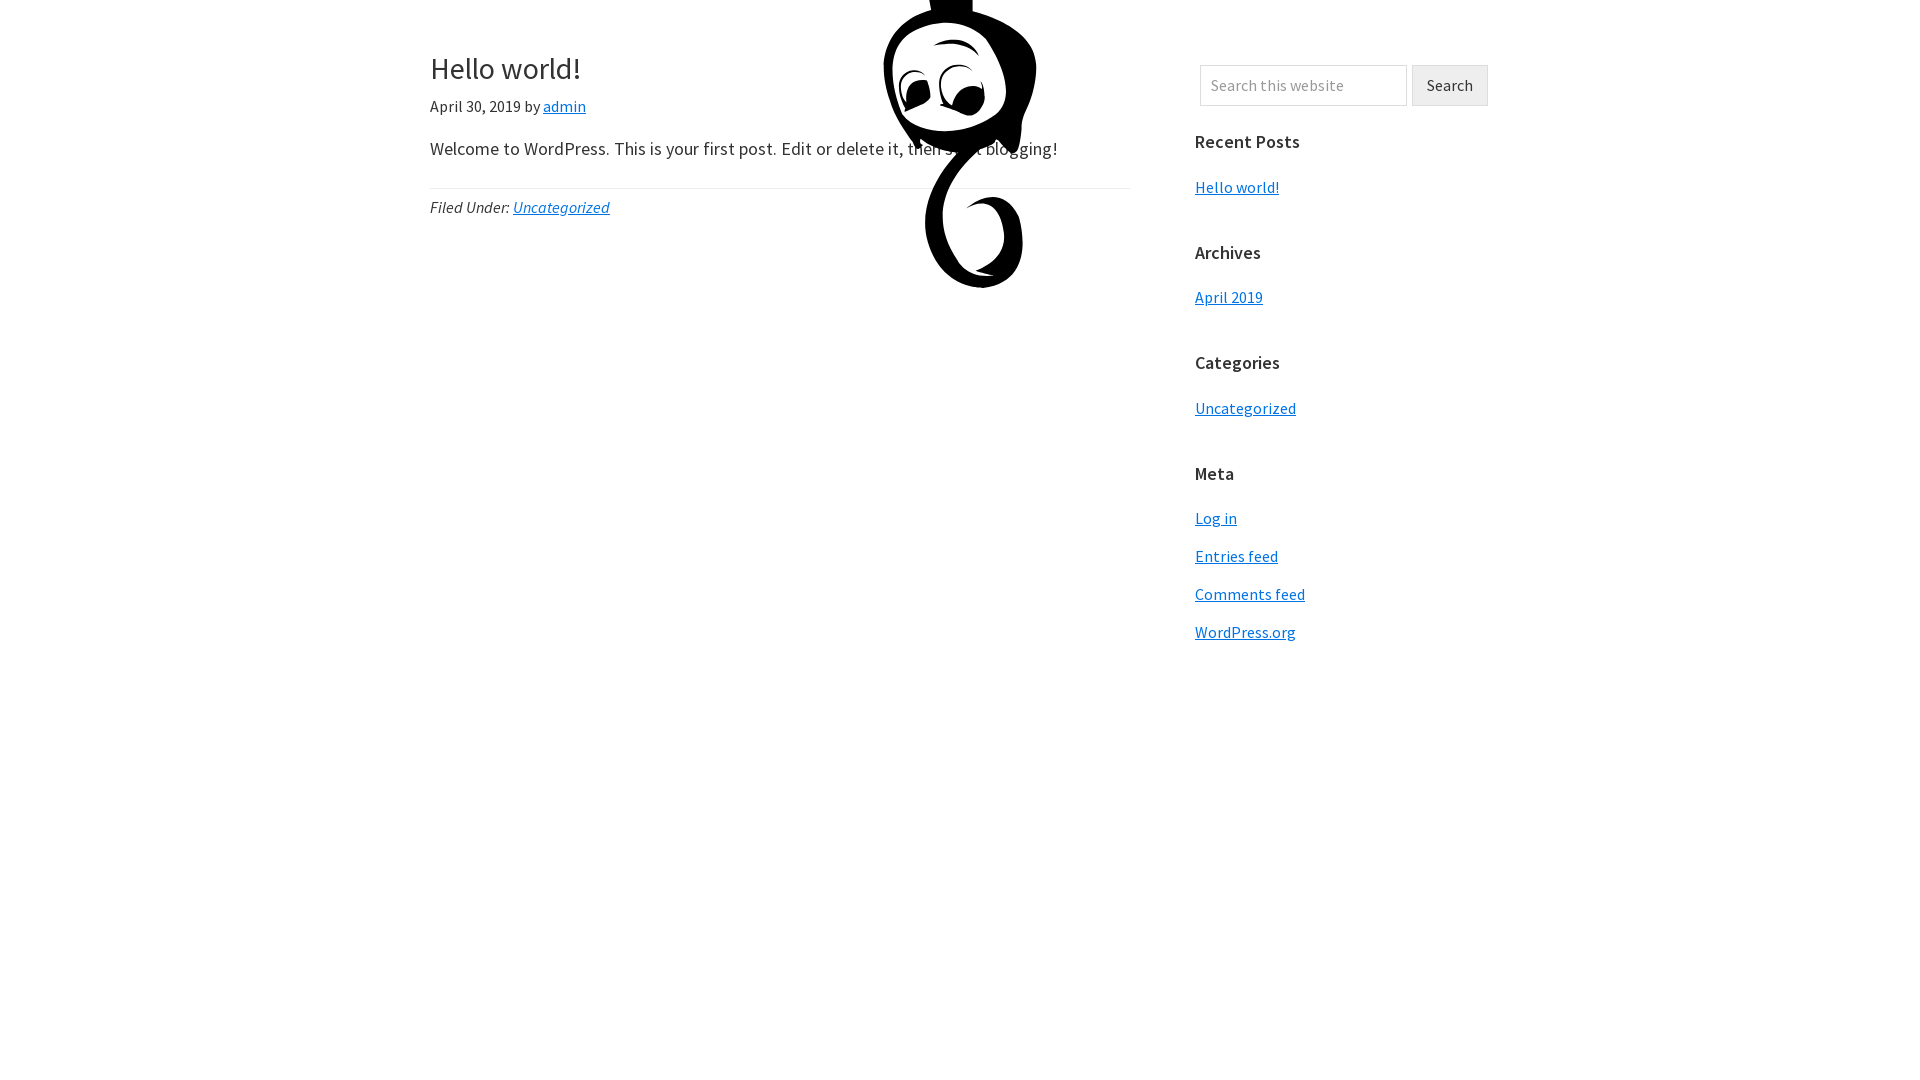  I want to click on 'April 2019', so click(1227, 297).